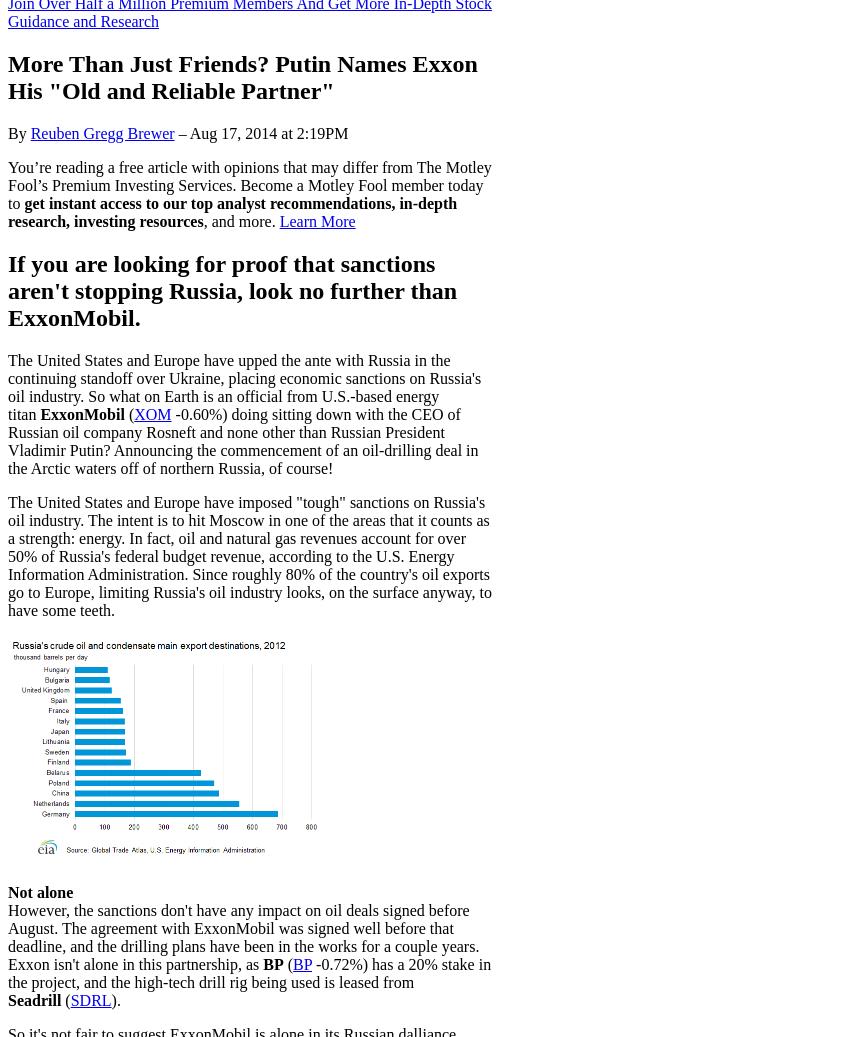  Describe the element at coordinates (196, 412) in the screenshot. I see `'-0.60%'` at that location.